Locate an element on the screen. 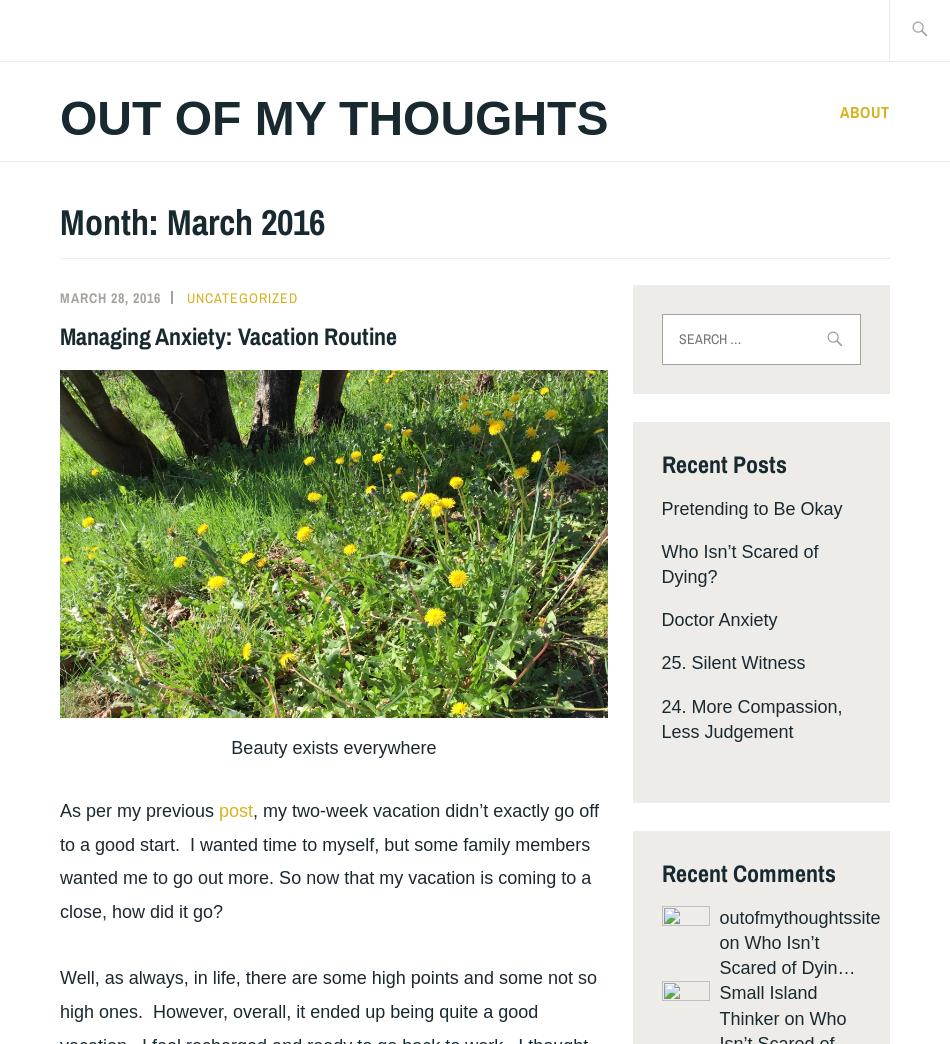  'post' is located at coordinates (235, 809).